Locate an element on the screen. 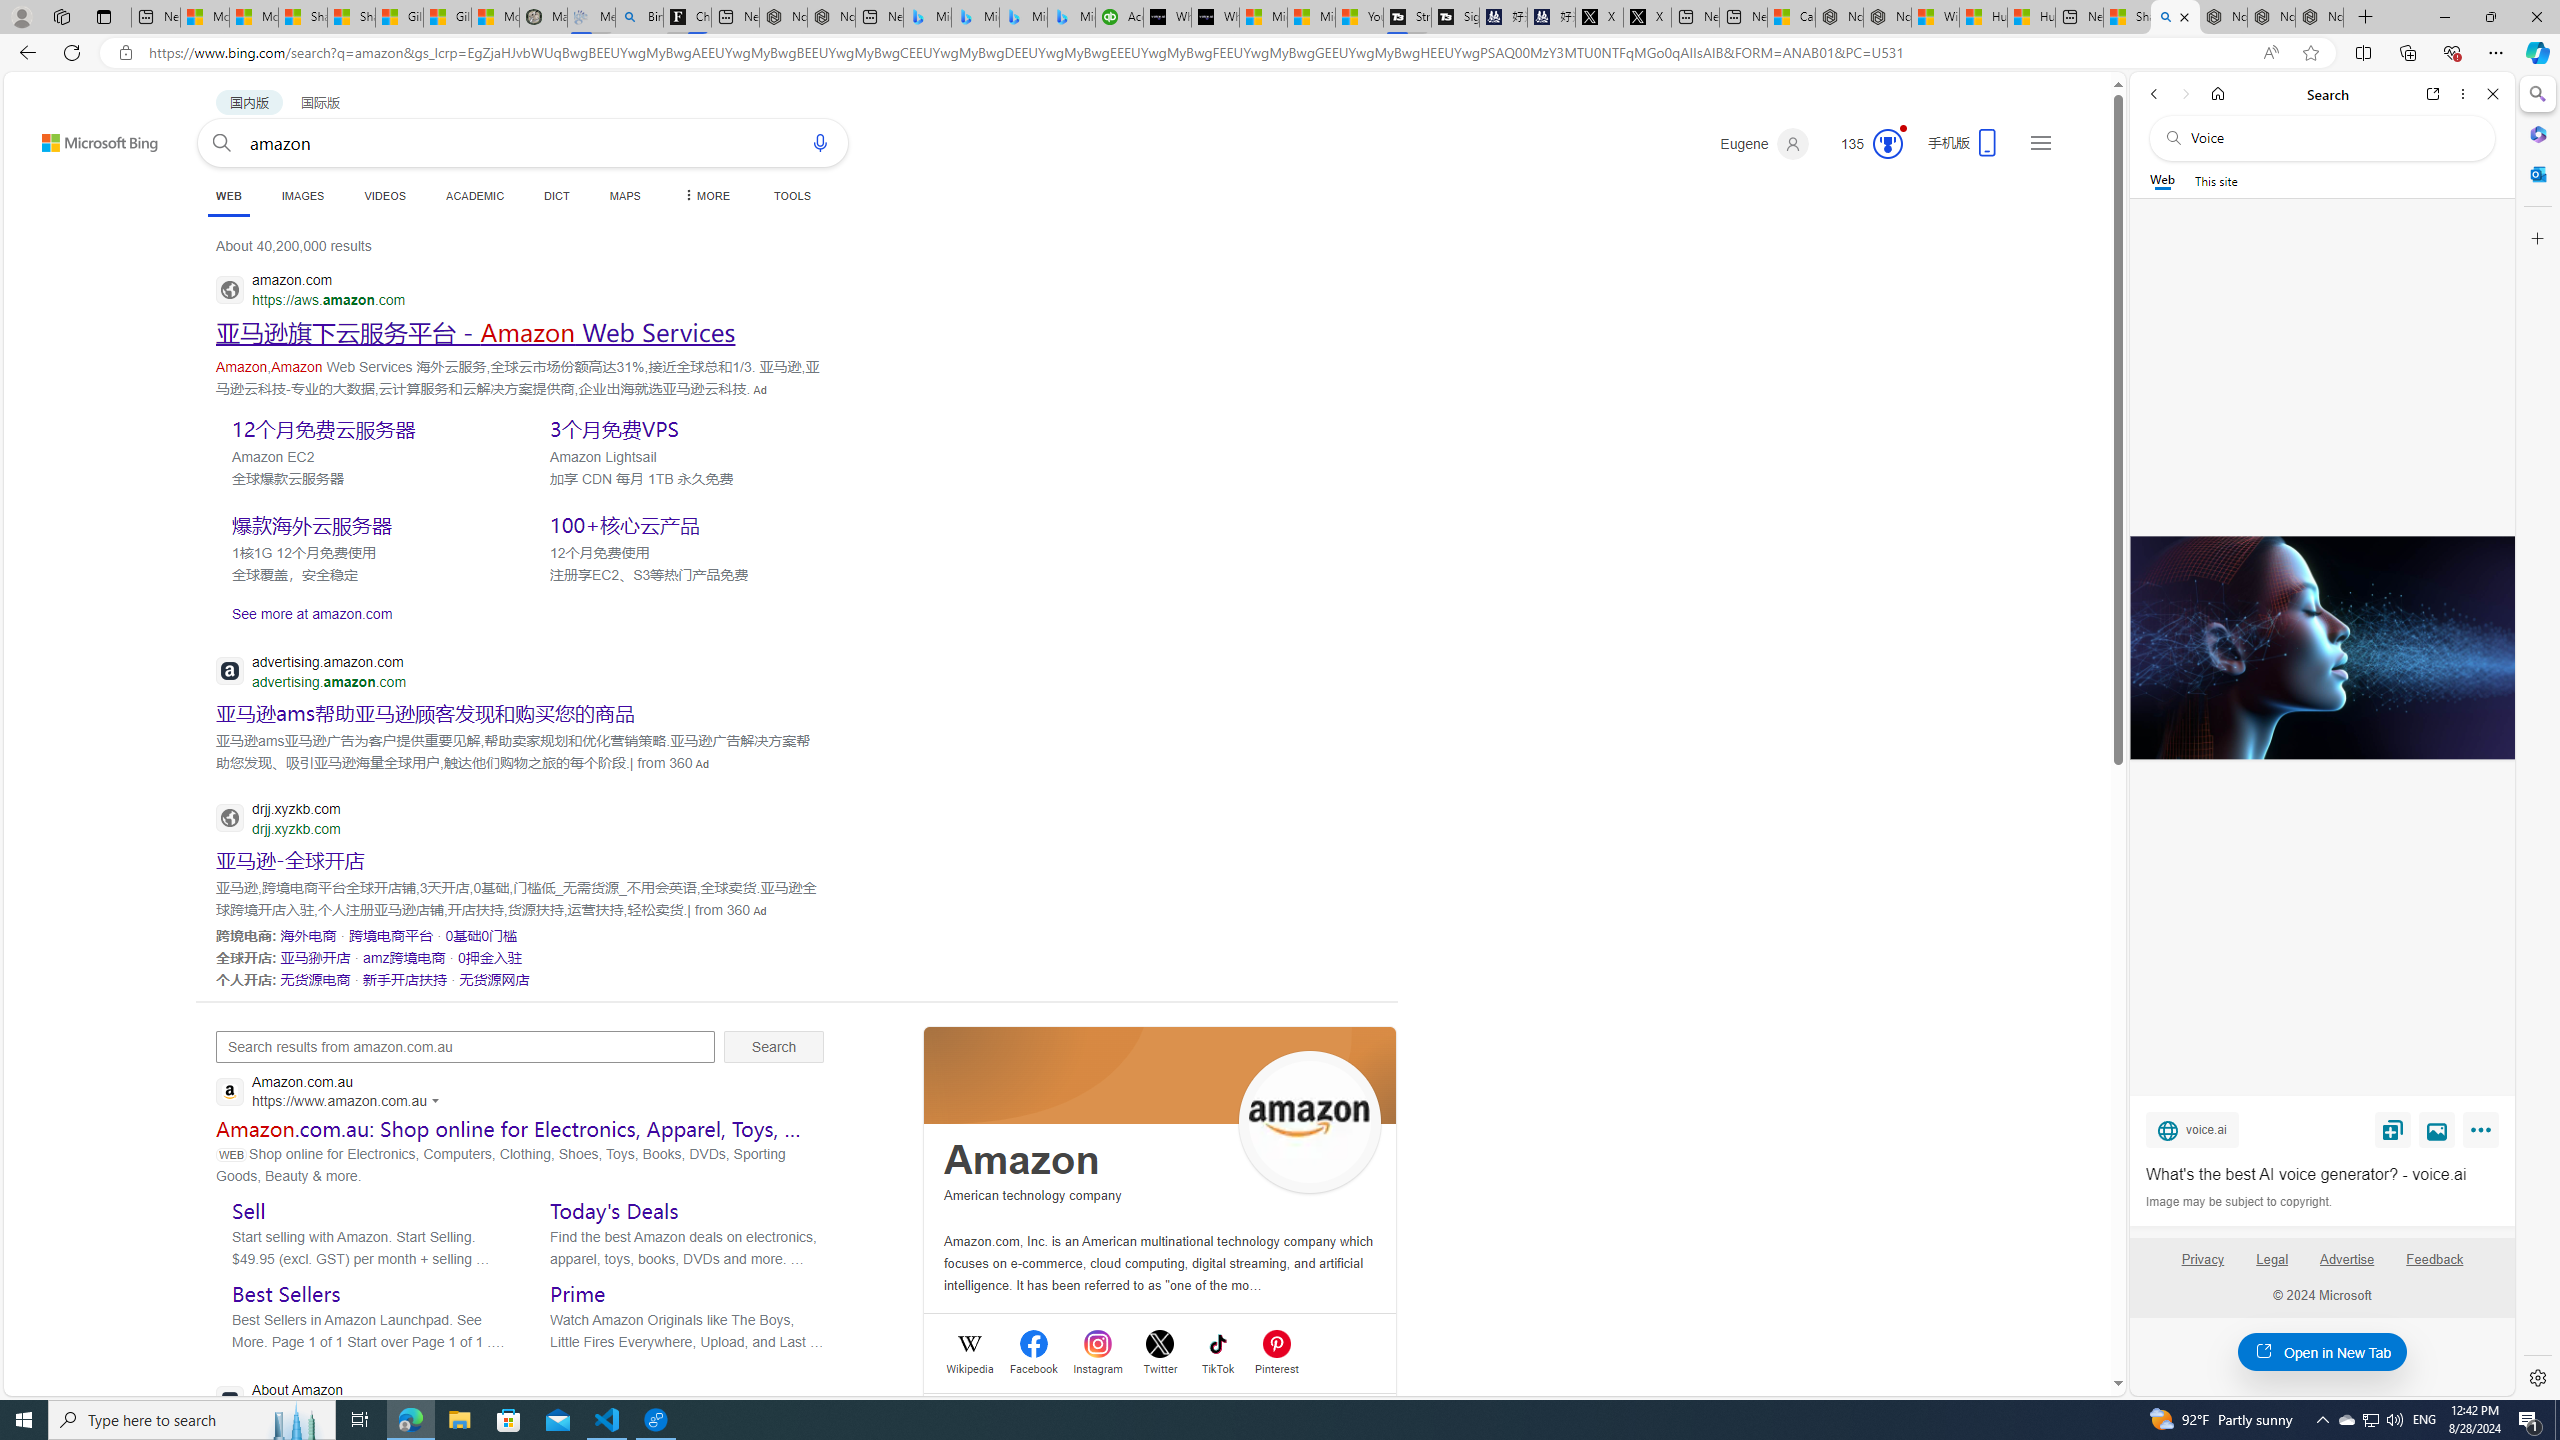  'Class: medal-svg-animation' is located at coordinates (1887, 143).